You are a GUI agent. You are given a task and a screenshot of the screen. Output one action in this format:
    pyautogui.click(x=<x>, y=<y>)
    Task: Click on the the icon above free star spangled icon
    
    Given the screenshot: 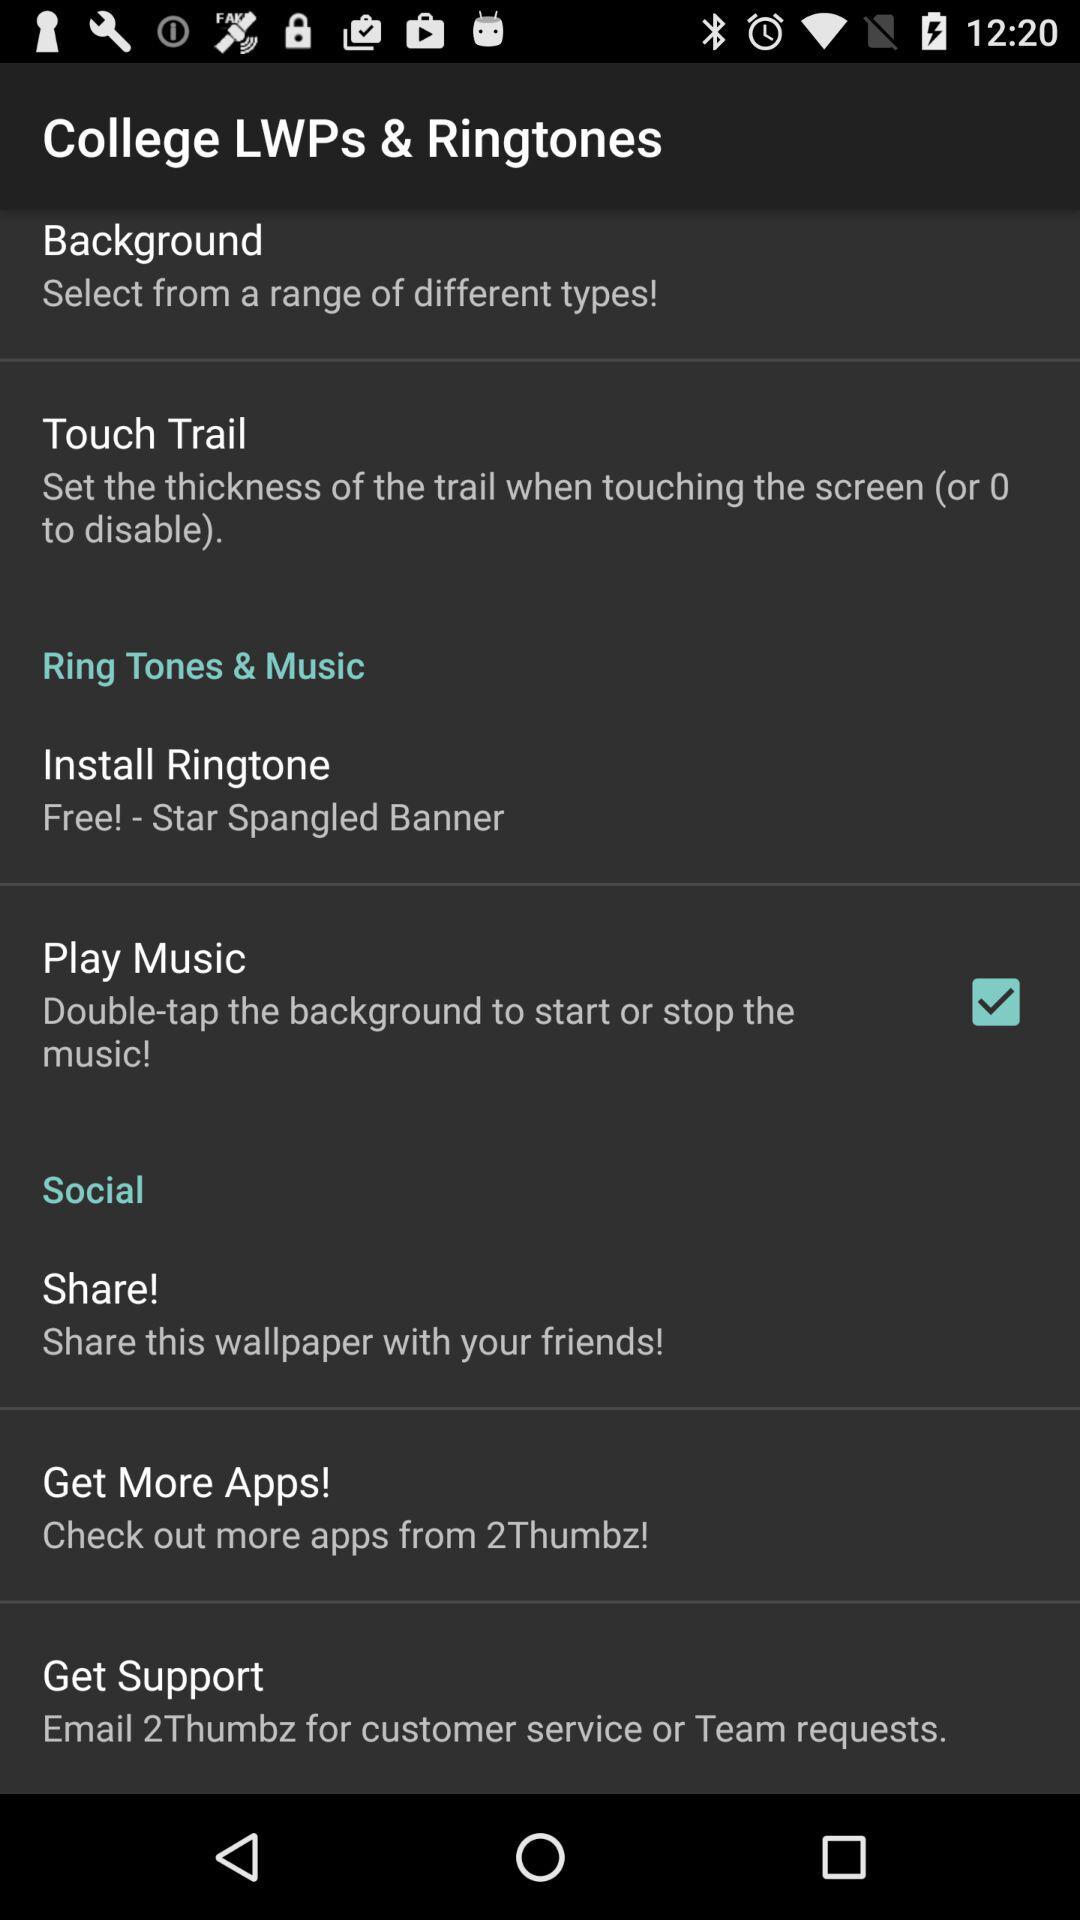 What is the action you would take?
    pyautogui.click(x=186, y=761)
    